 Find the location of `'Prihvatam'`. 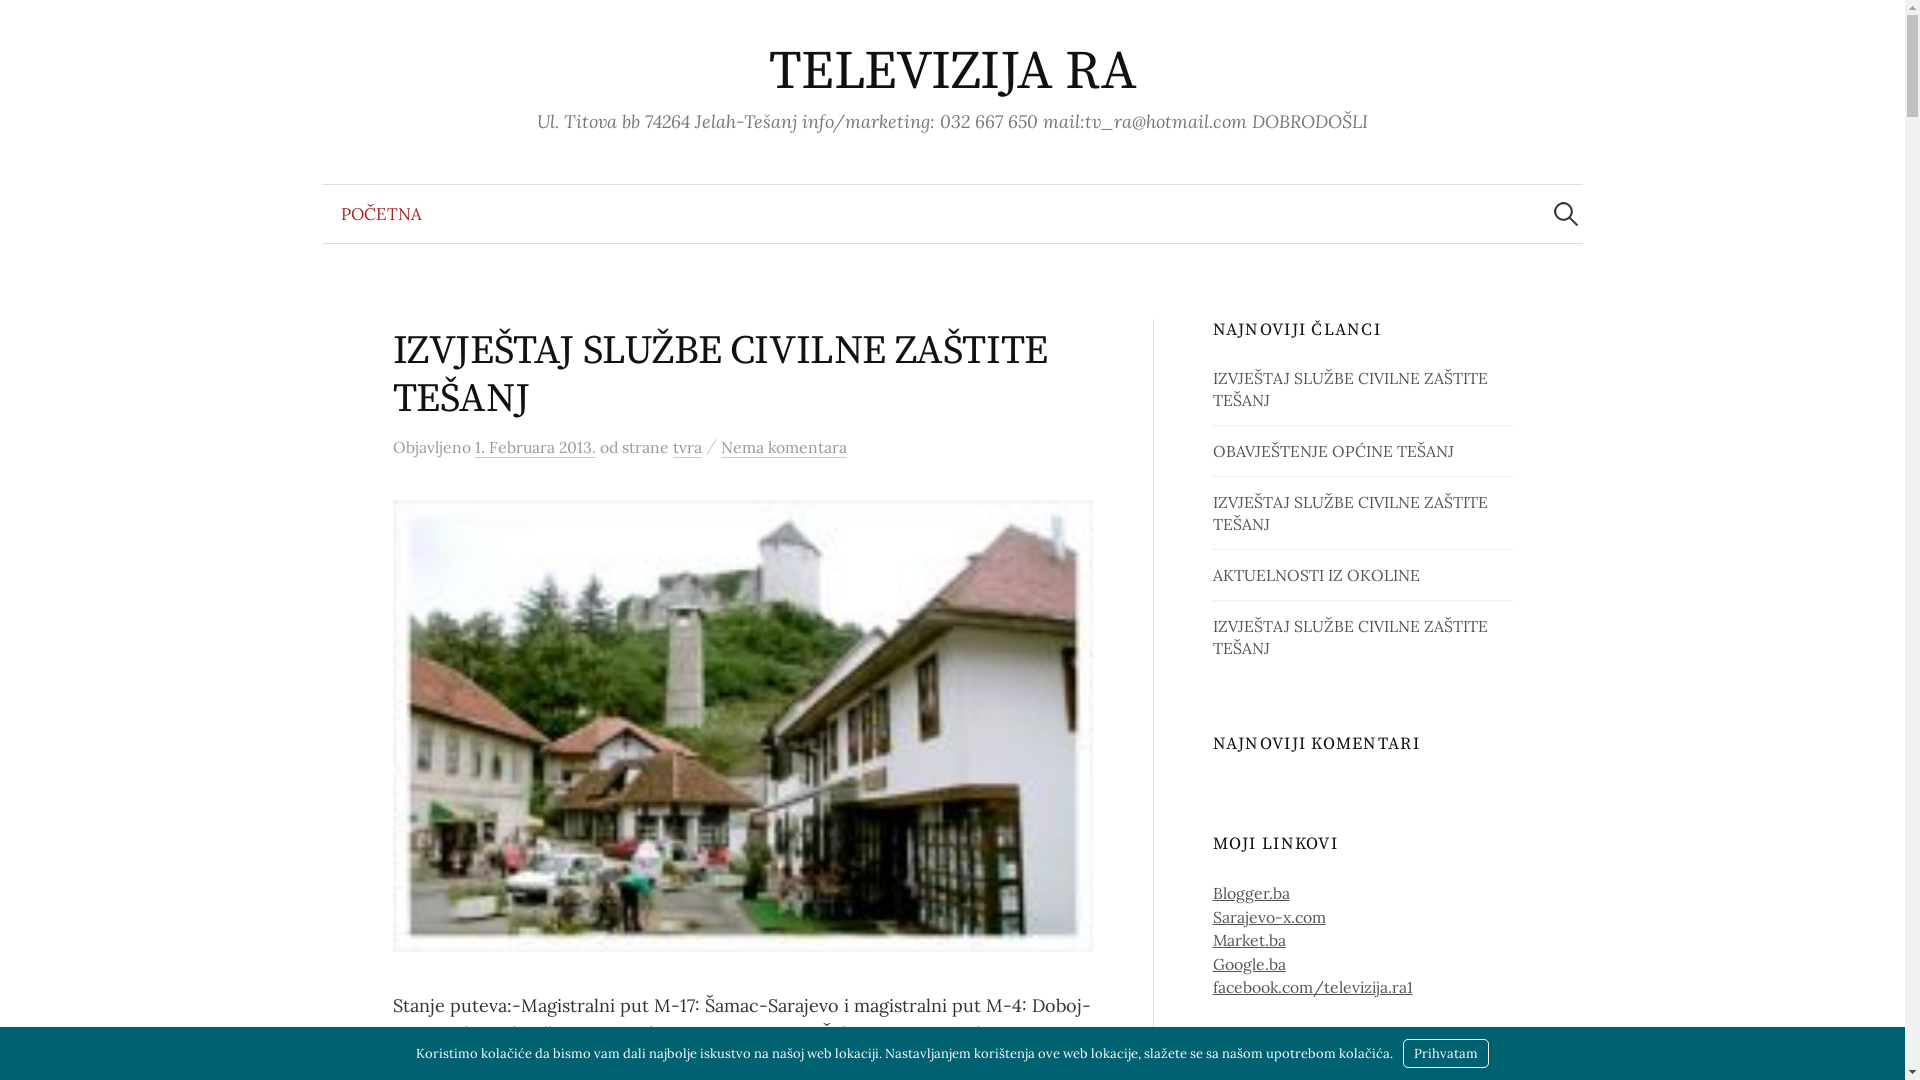

'Prihvatam' is located at coordinates (1445, 1052).